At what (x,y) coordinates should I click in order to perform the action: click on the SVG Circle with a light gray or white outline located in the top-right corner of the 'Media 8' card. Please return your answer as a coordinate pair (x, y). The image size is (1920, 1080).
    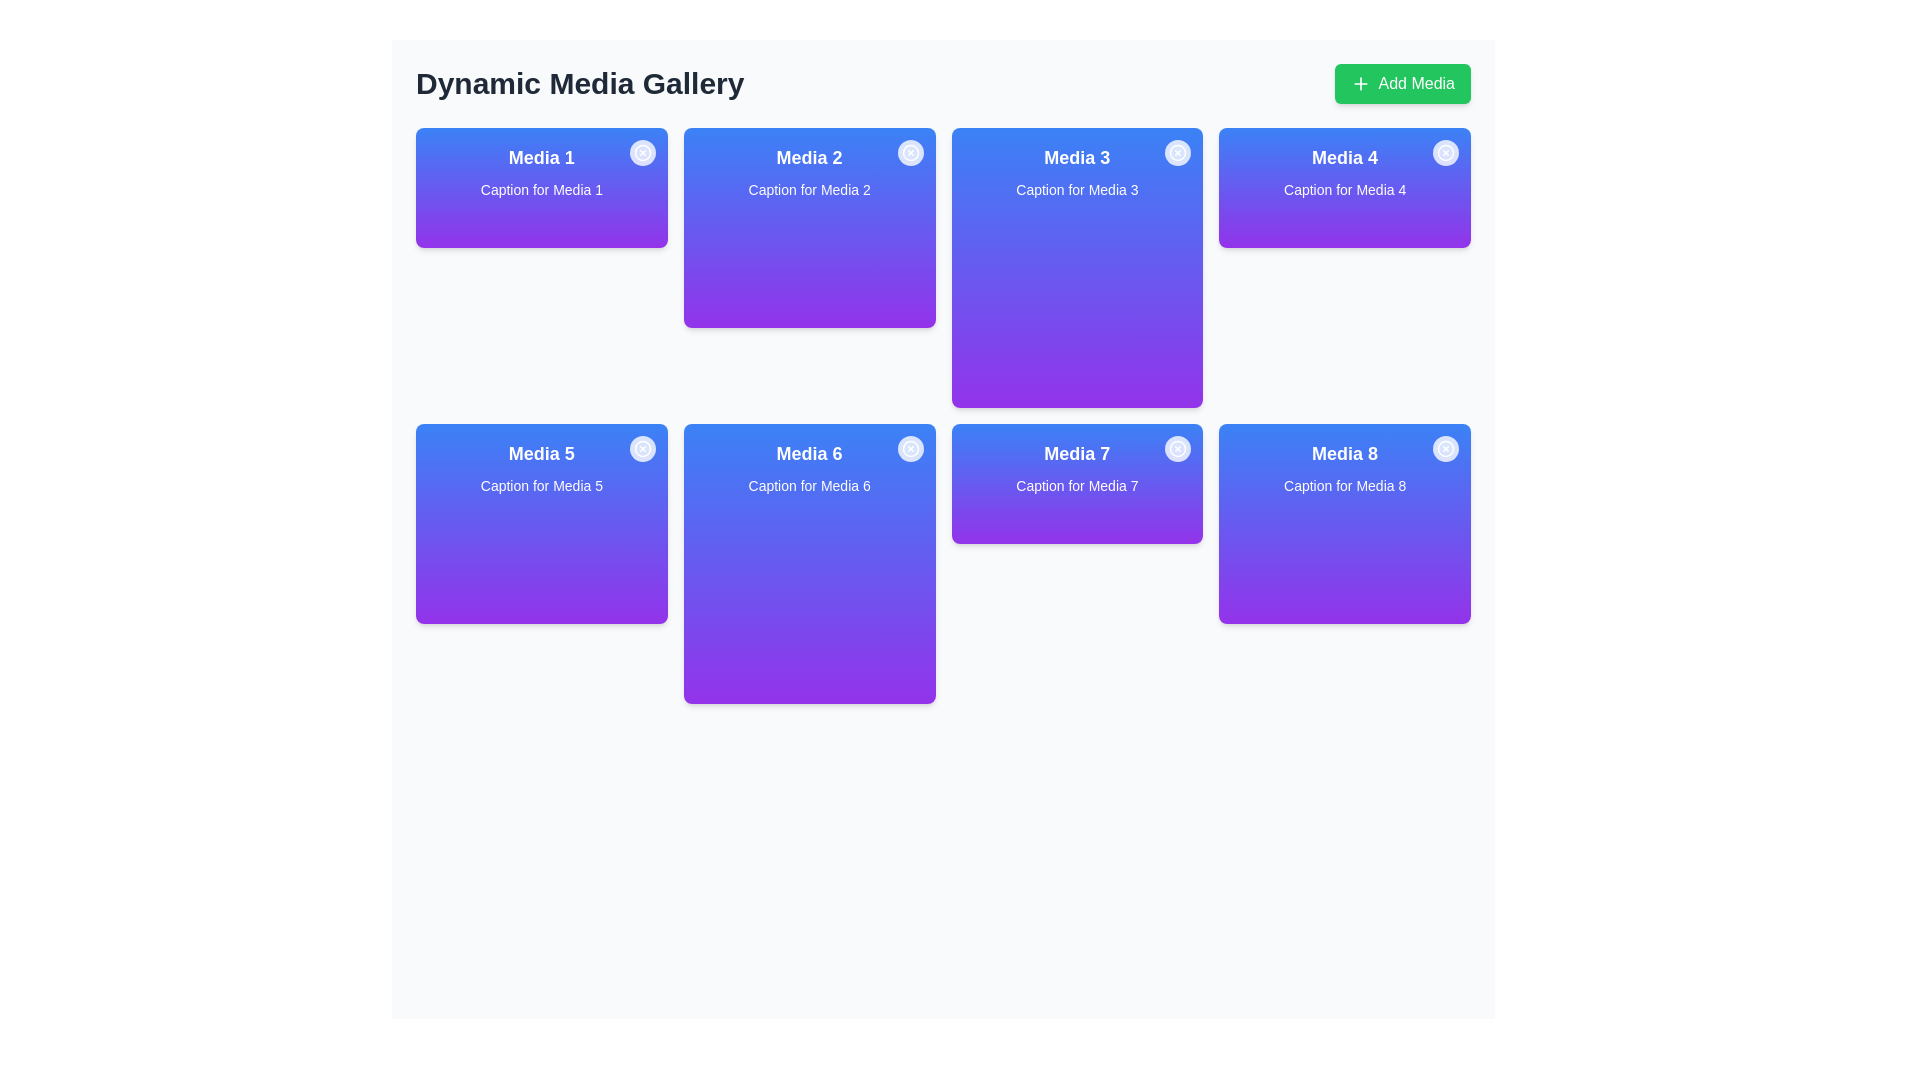
    Looking at the image, I should click on (1445, 447).